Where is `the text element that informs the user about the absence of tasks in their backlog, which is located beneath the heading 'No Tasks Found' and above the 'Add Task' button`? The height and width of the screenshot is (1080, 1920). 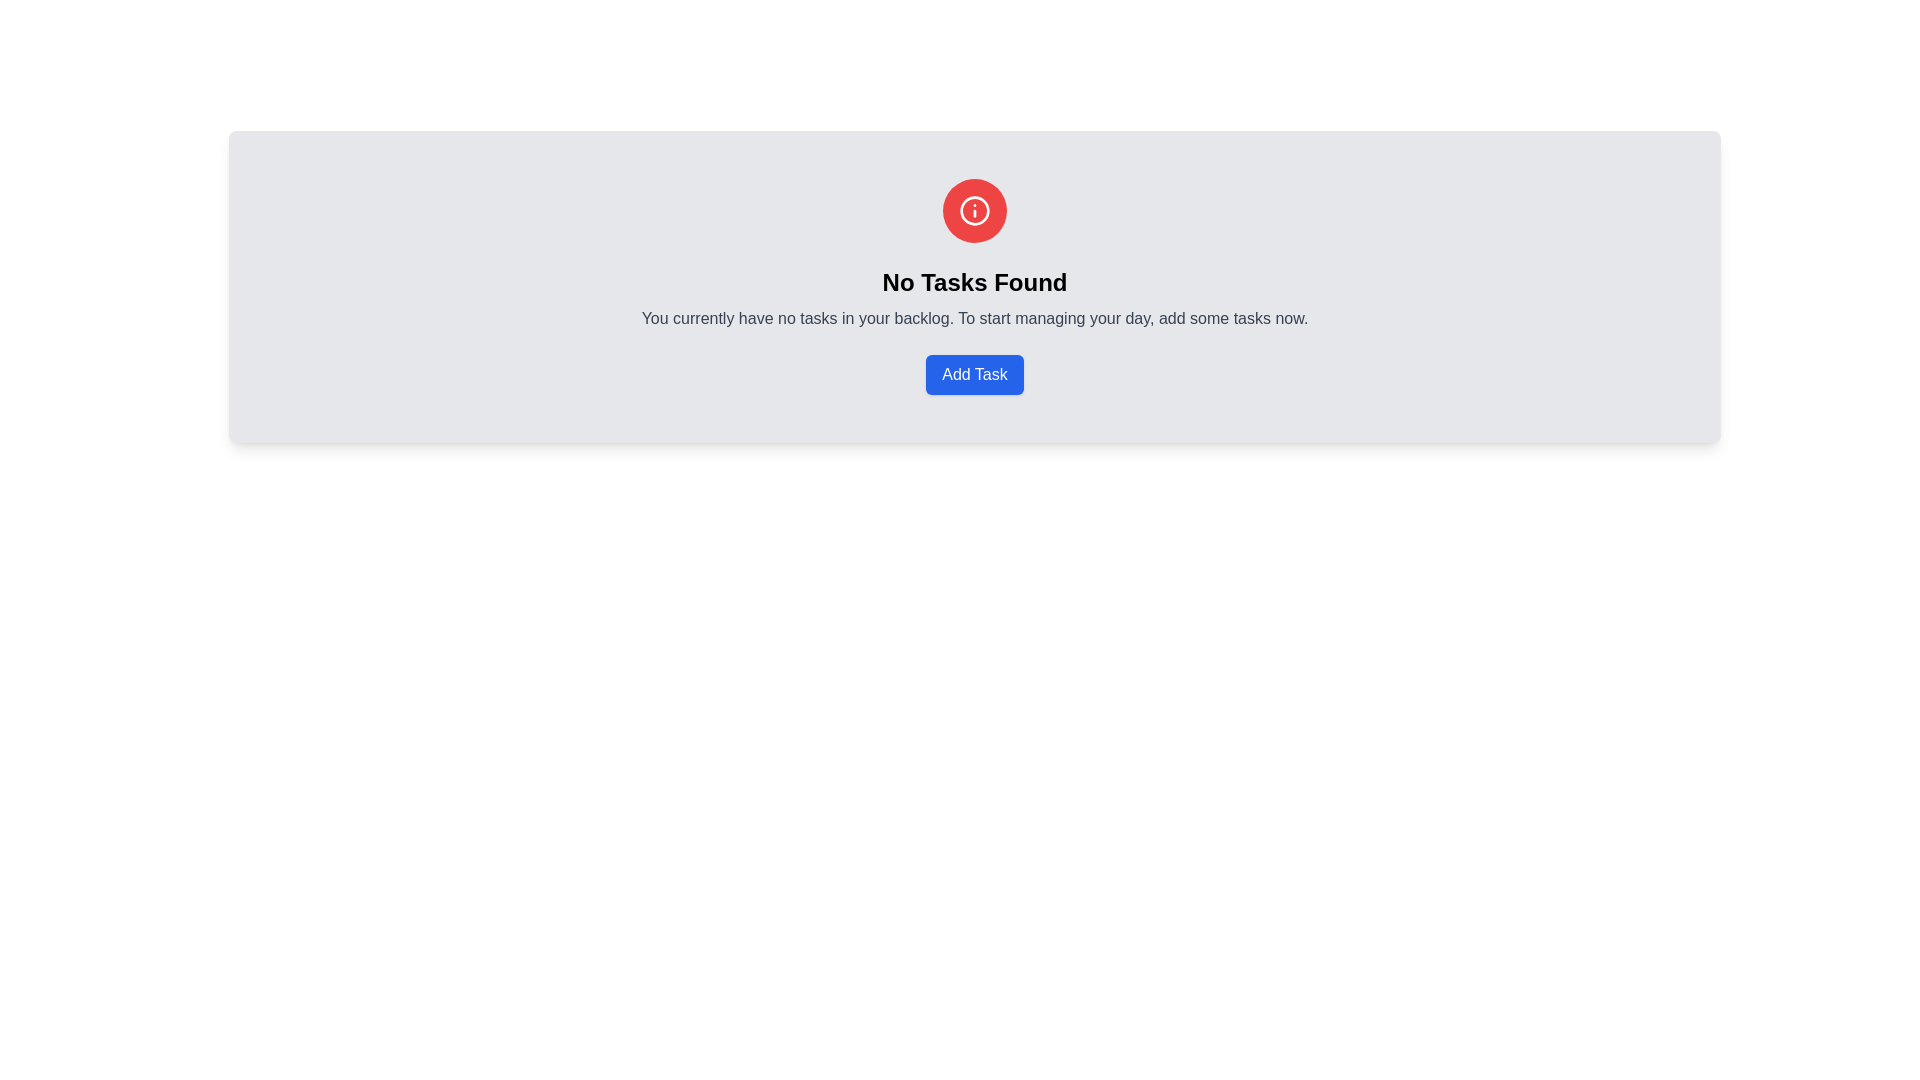 the text element that informs the user about the absence of tasks in their backlog, which is located beneath the heading 'No Tasks Found' and above the 'Add Task' button is located at coordinates (974, 318).